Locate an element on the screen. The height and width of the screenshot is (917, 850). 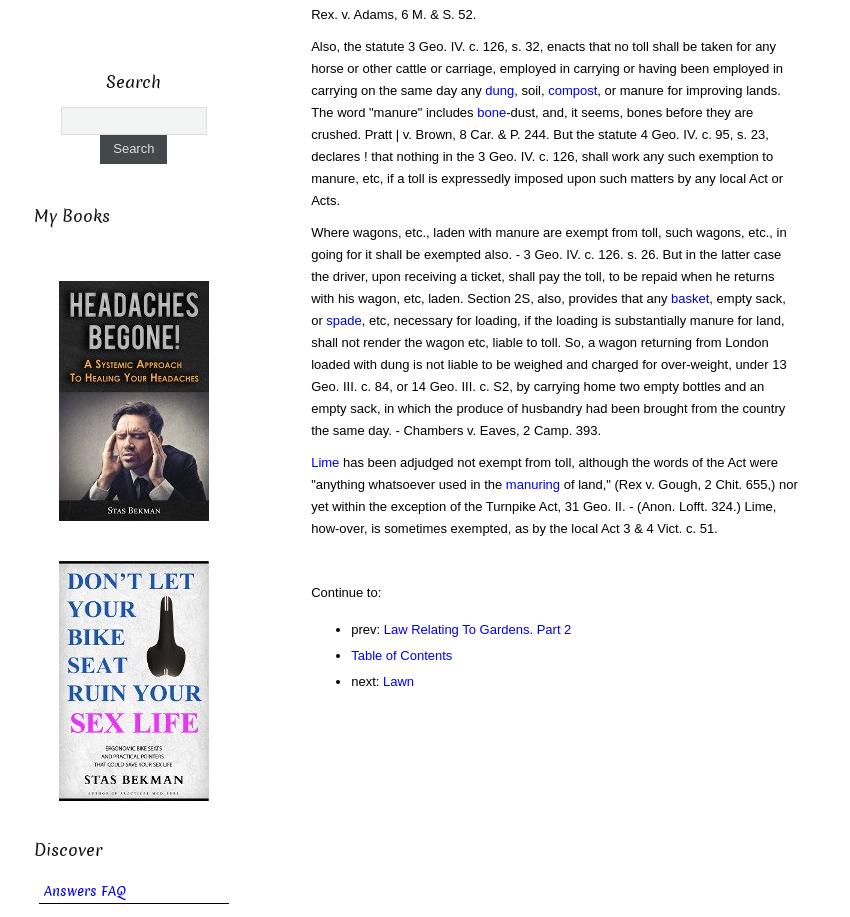
'of land," (Rex v. Gough, 2 Chit. 655,) nor yet within the exception of the Turnpike Act, 31 Geo. II. - (Anon. Lofft. 324.) Lime, how-over, is sometimes exempted, as by the local Act 3 & 4 Vict. c. 51.' is located at coordinates (554, 505).